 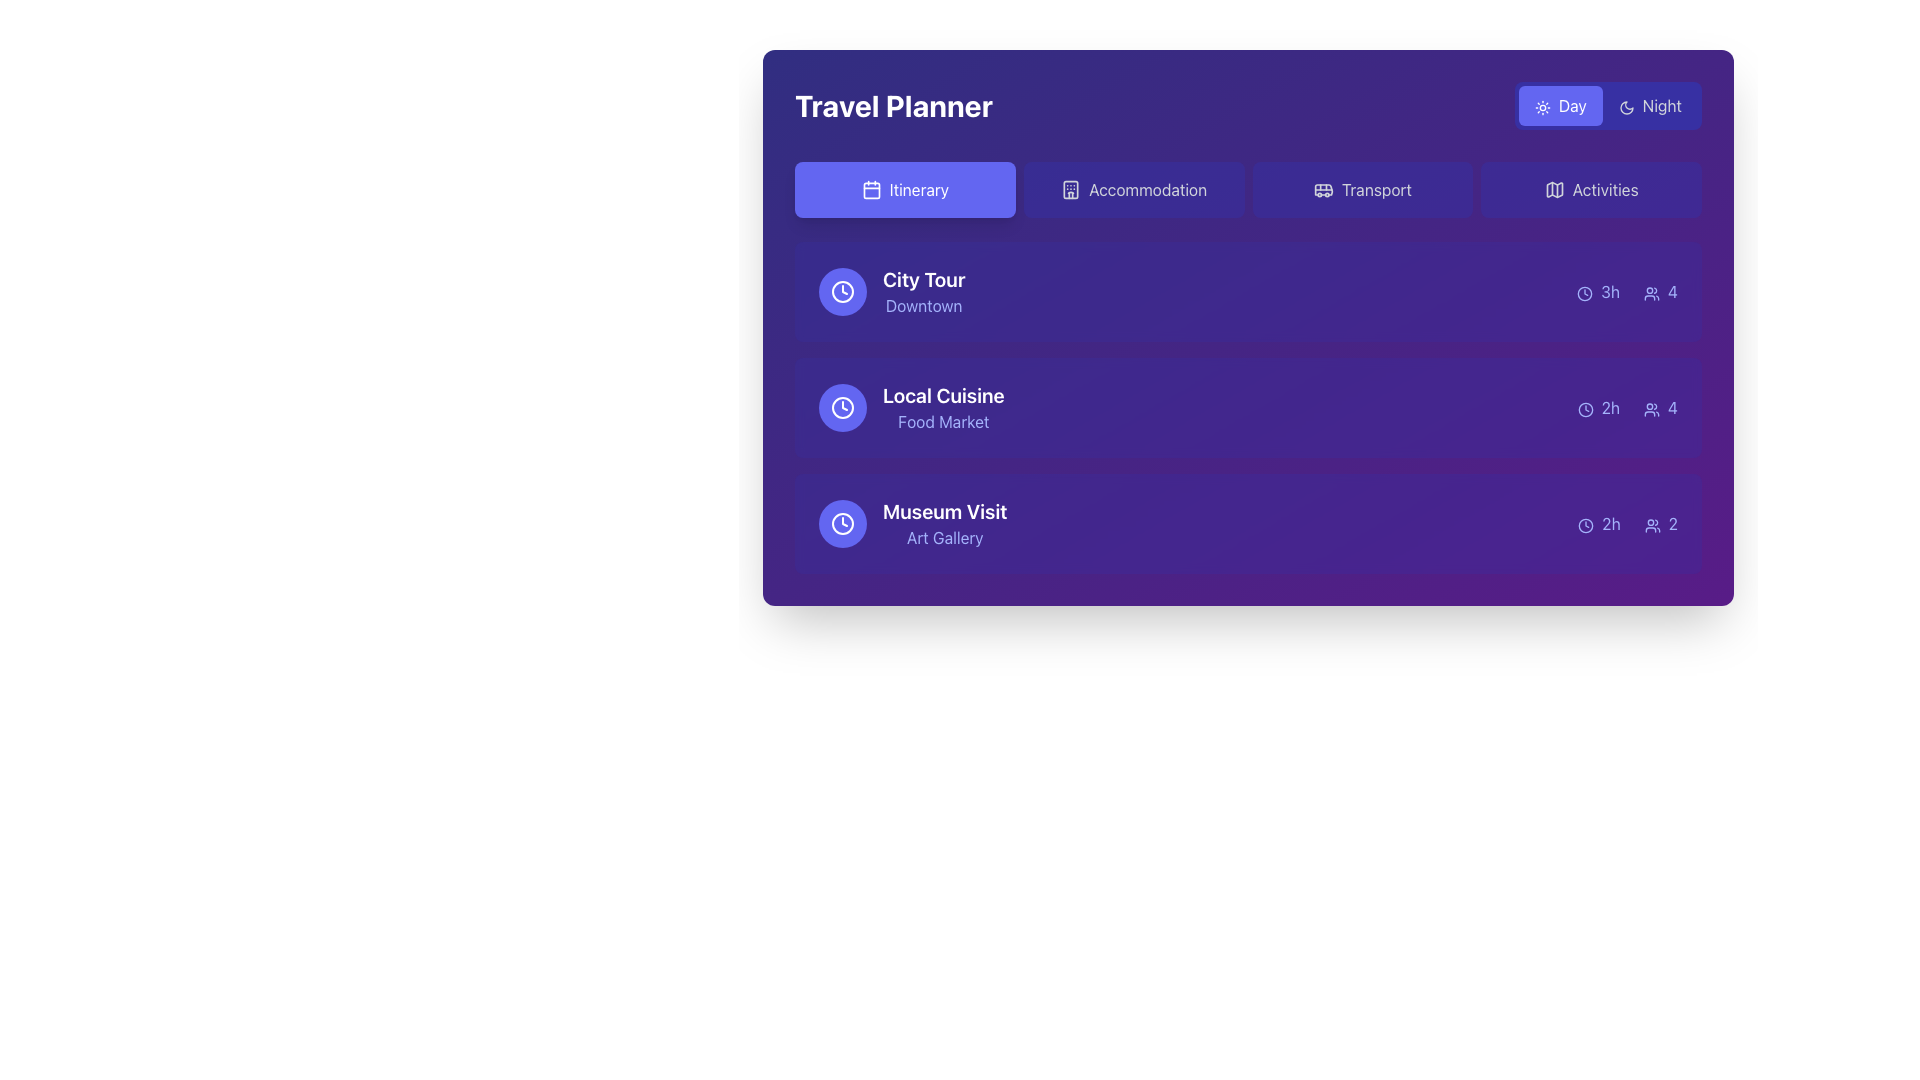 I want to click on the text label displaying 'Food Market' in light indigo color, located below the title 'Local Cuisine' in the dark purple section, so click(x=942, y=420).